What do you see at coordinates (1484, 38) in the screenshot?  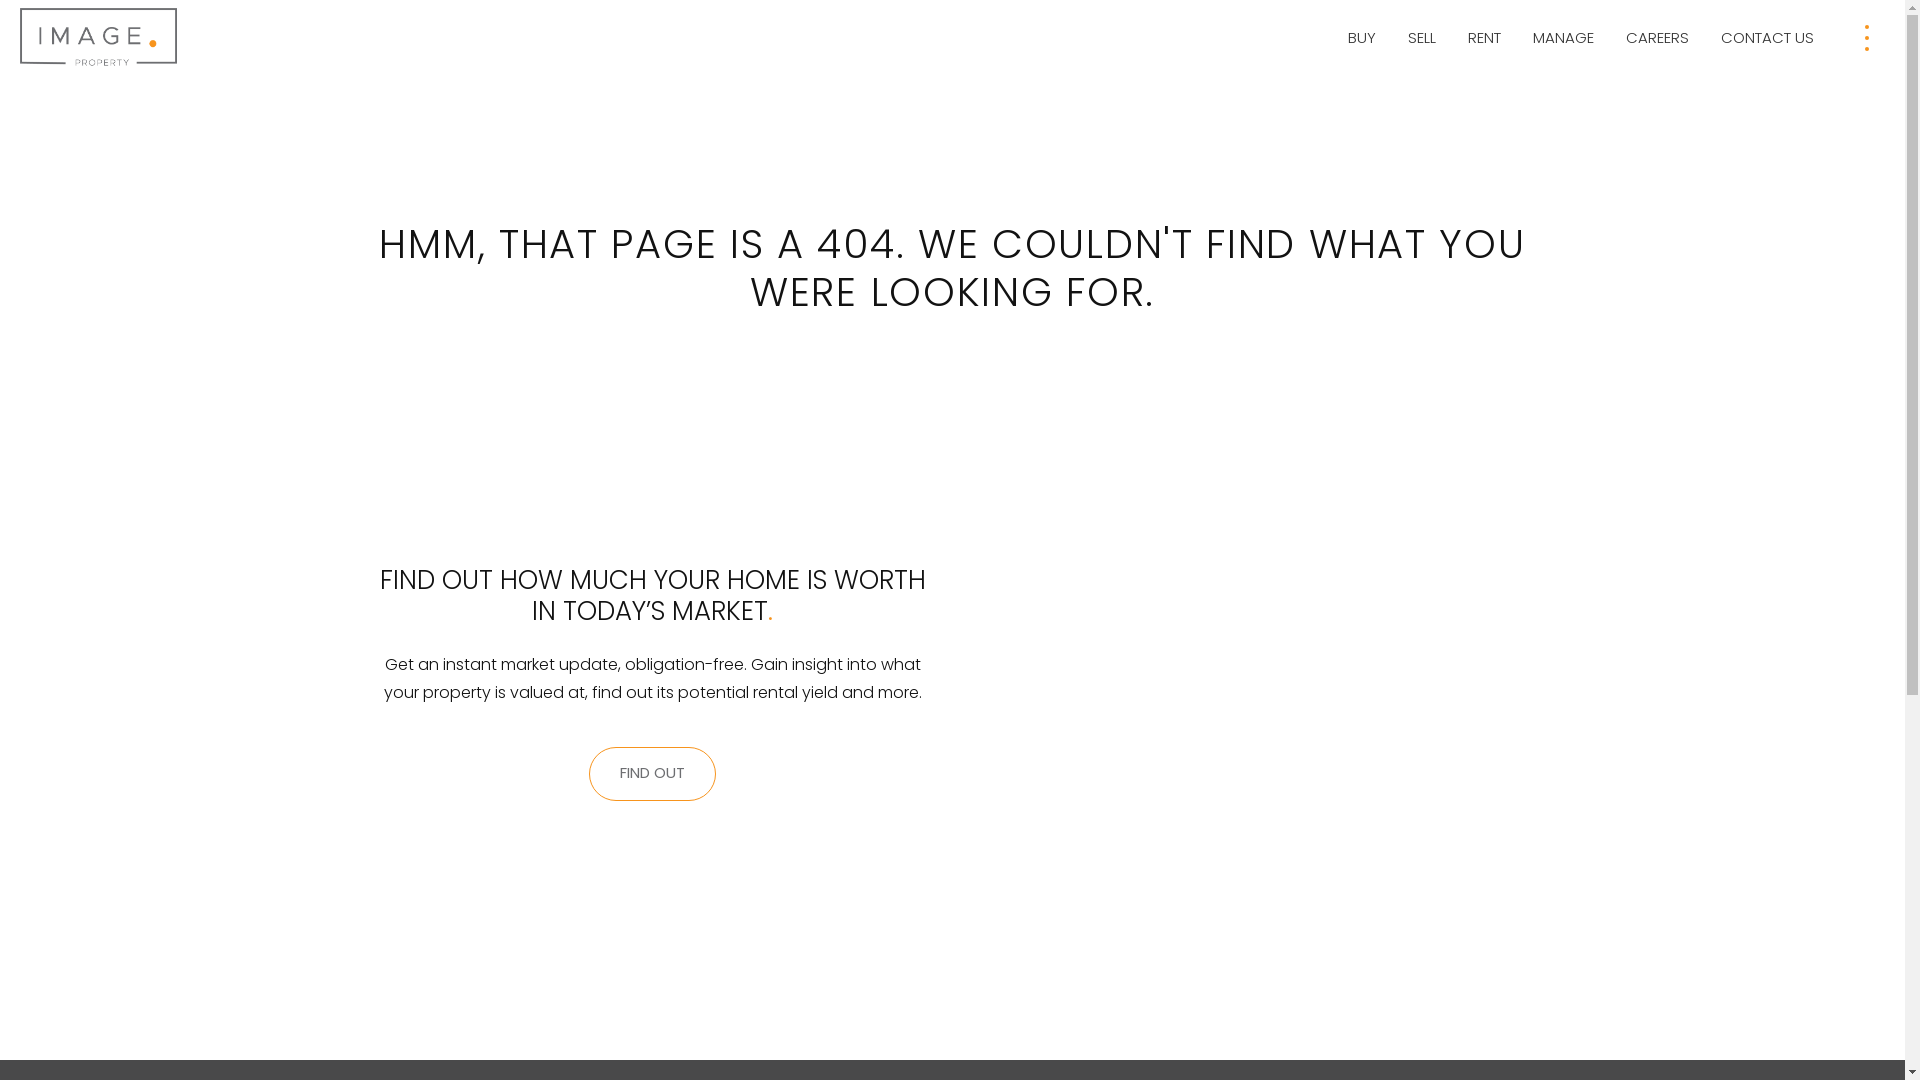 I see `'RENT'` at bounding box center [1484, 38].